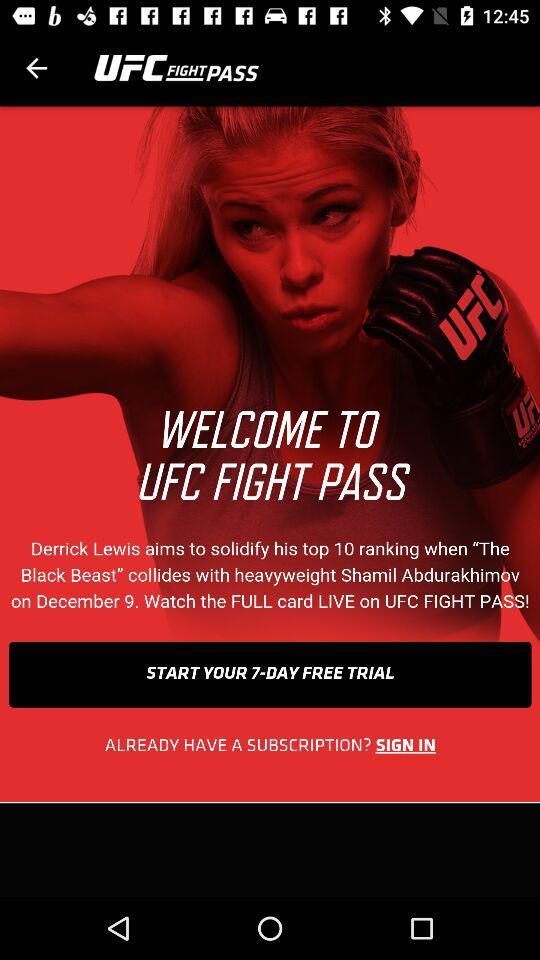 The width and height of the screenshot is (540, 960). What do you see at coordinates (270, 500) in the screenshot?
I see `advertisement page` at bounding box center [270, 500].